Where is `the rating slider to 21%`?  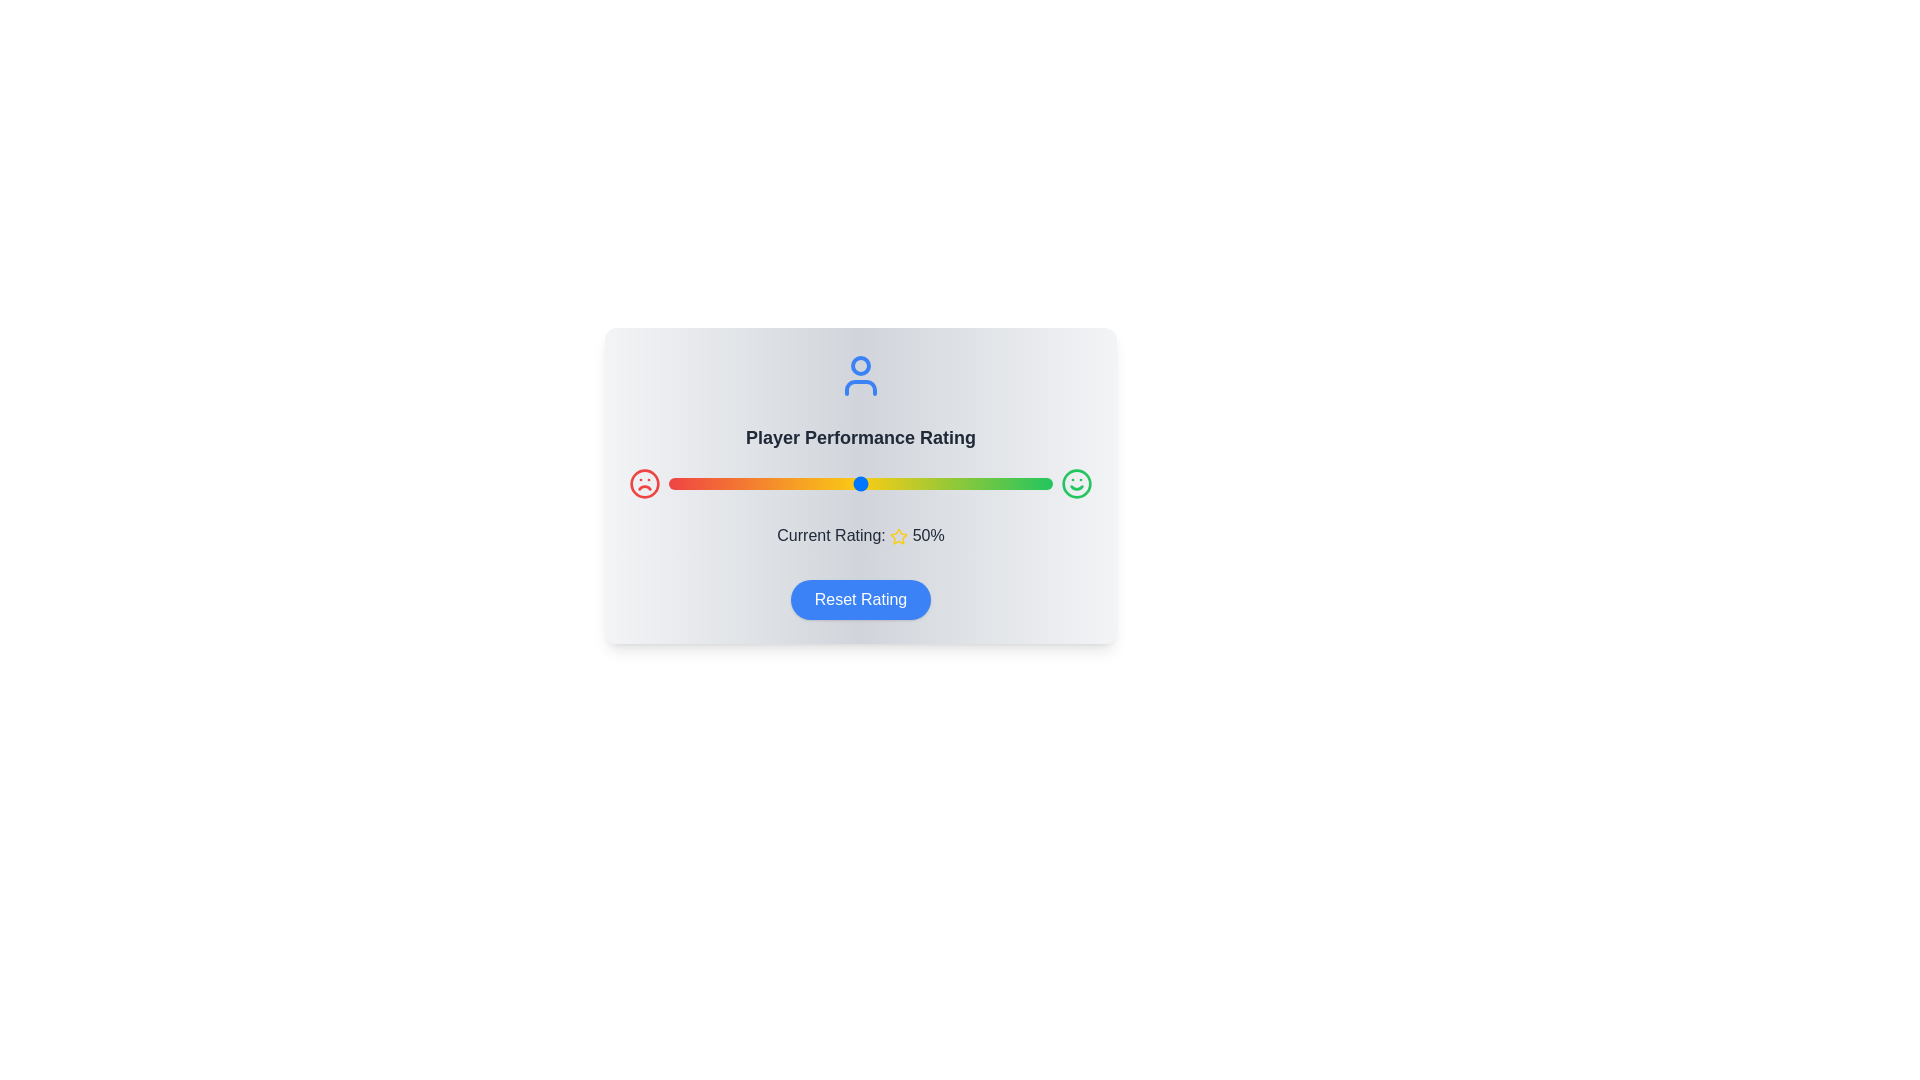 the rating slider to 21% is located at coordinates (748, 483).